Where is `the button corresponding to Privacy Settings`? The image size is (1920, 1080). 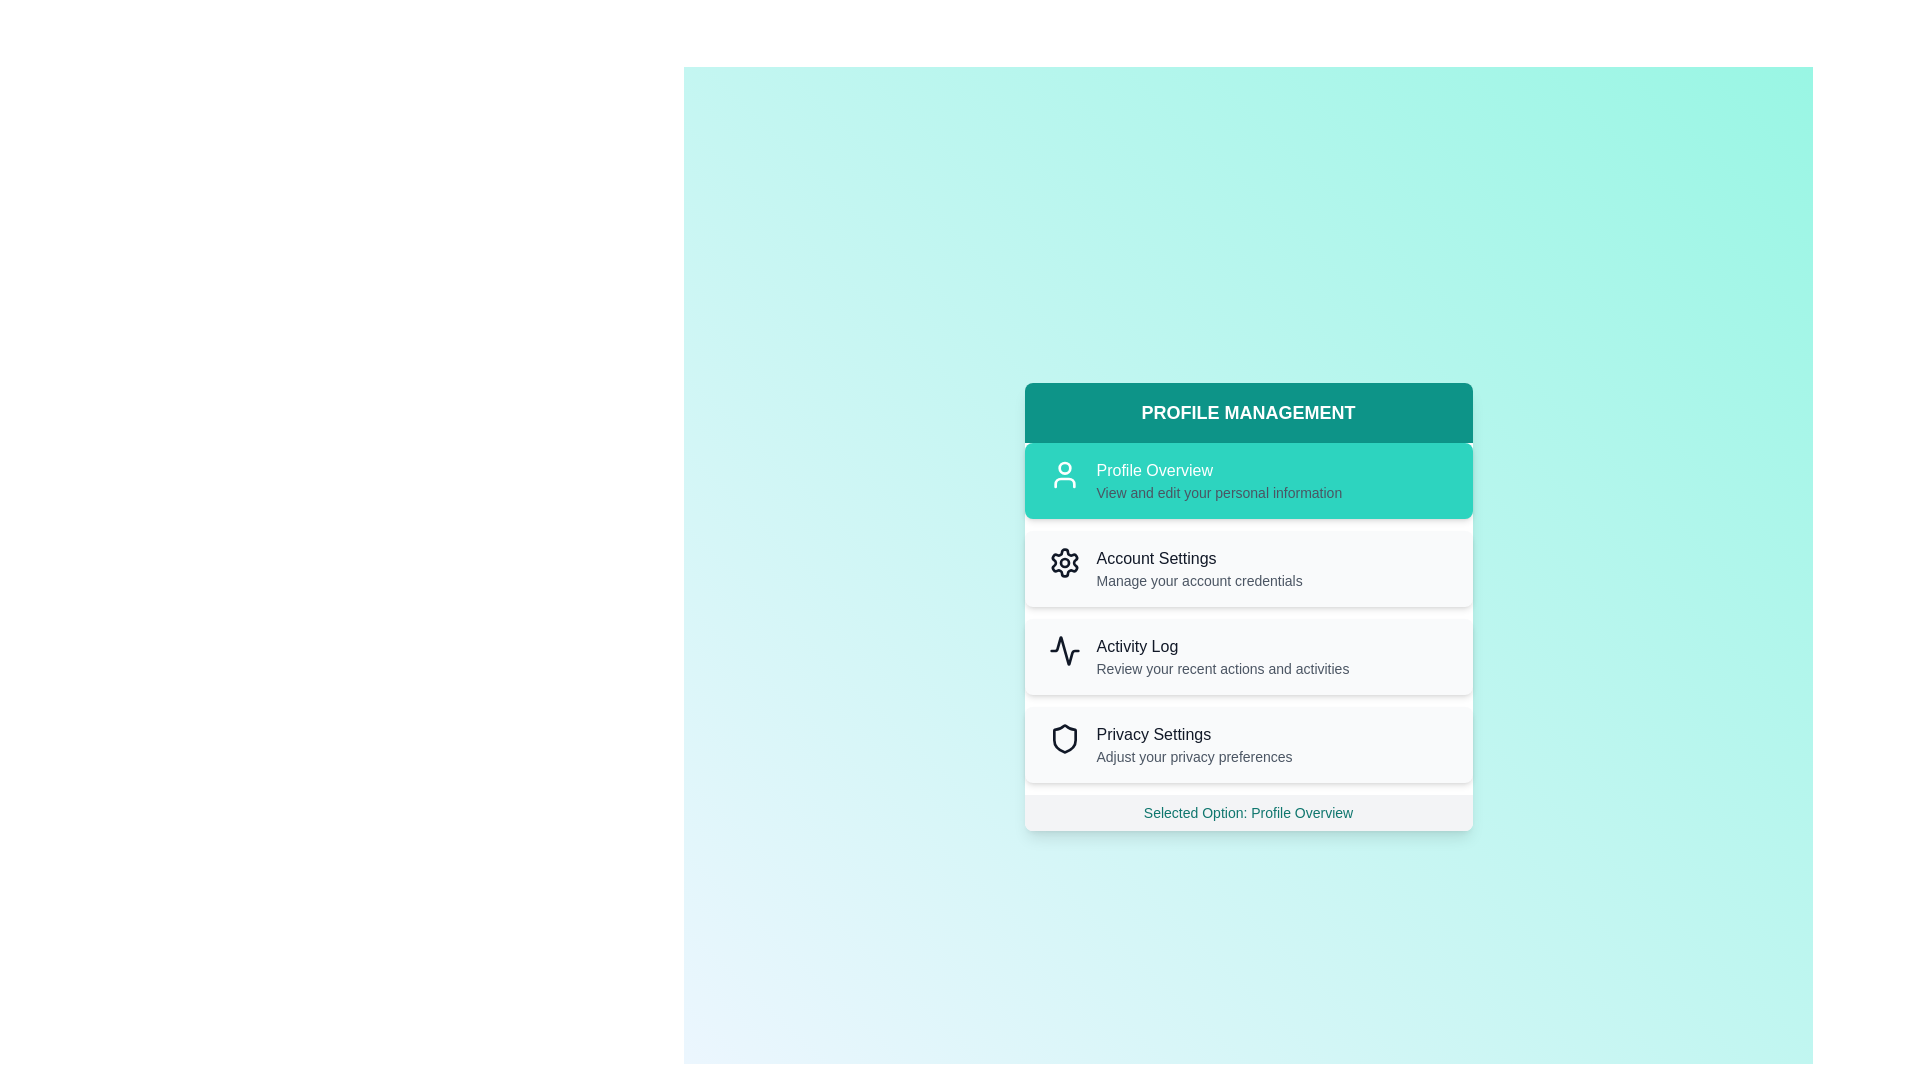 the button corresponding to Privacy Settings is located at coordinates (1247, 744).